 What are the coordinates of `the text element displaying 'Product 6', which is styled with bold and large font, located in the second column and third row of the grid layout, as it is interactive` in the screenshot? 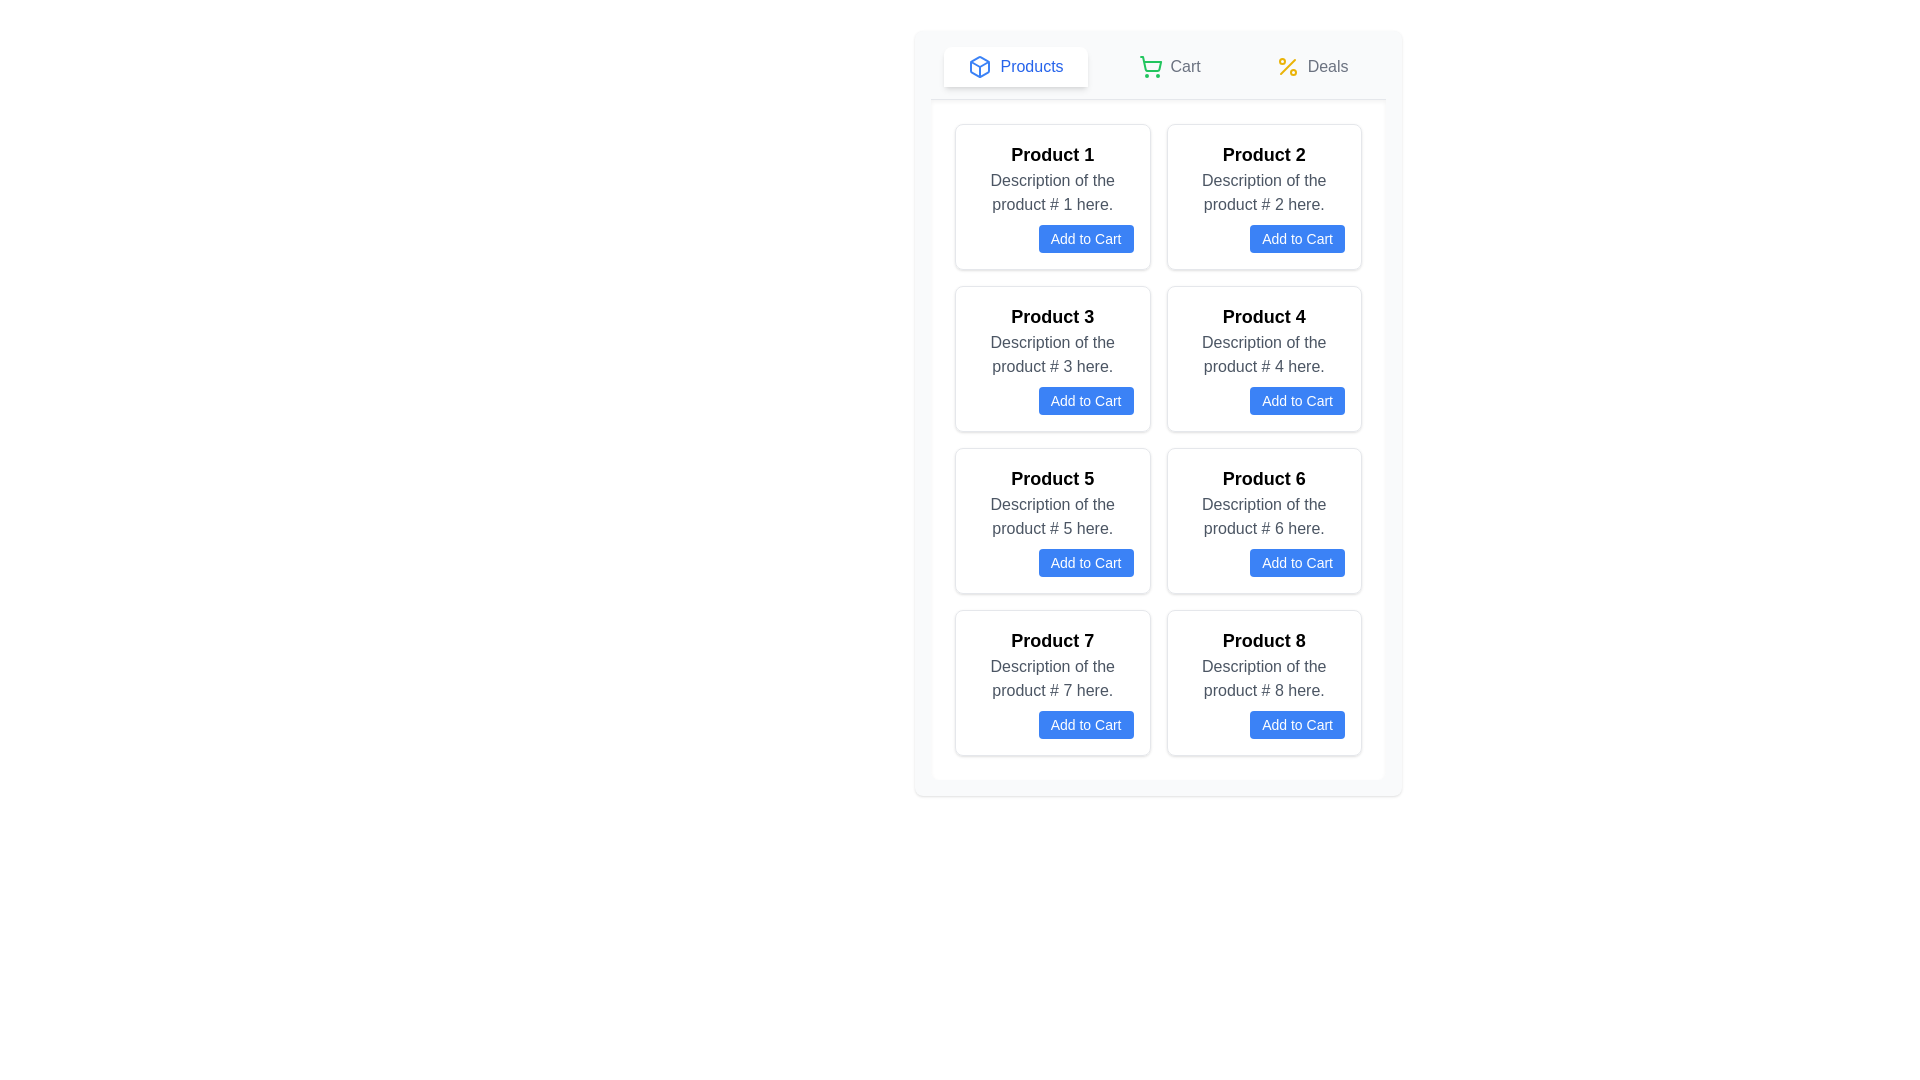 It's located at (1263, 478).